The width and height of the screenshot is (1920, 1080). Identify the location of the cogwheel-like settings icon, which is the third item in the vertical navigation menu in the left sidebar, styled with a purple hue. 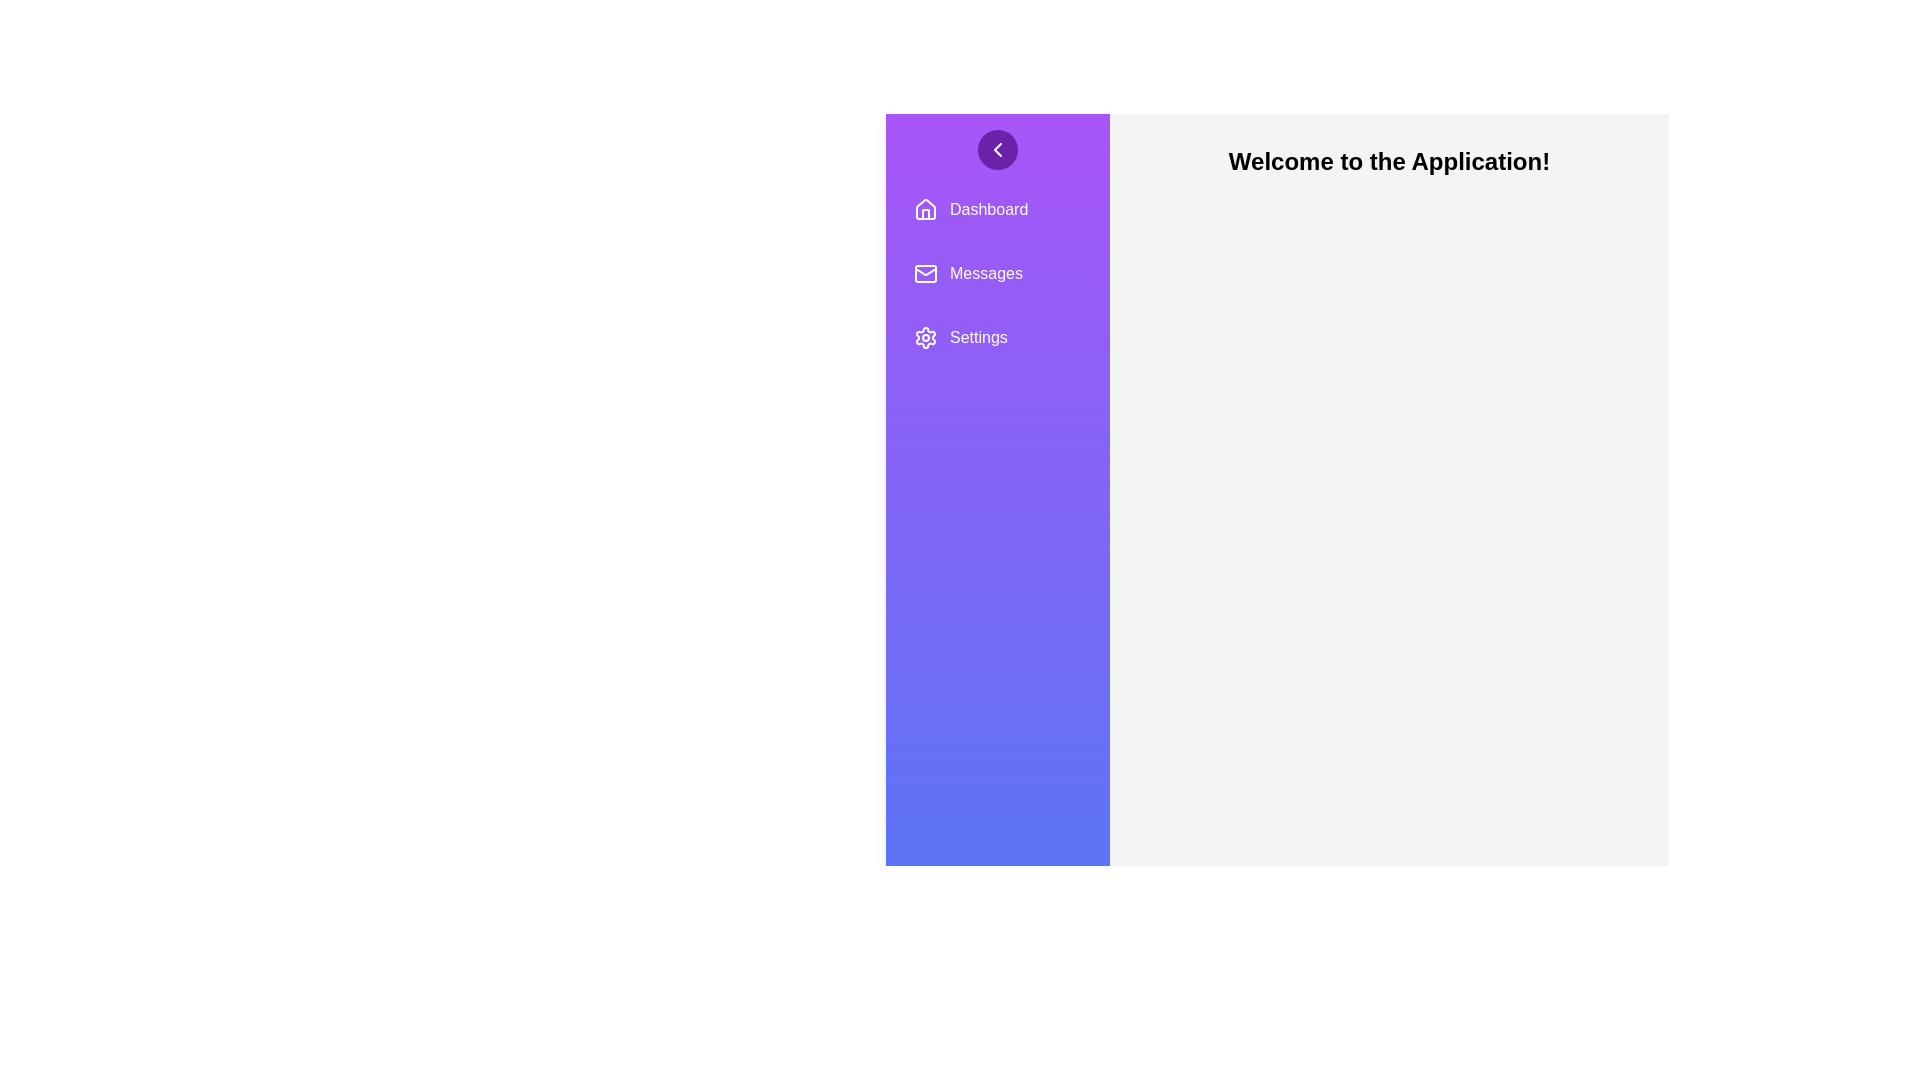
(925, 337).